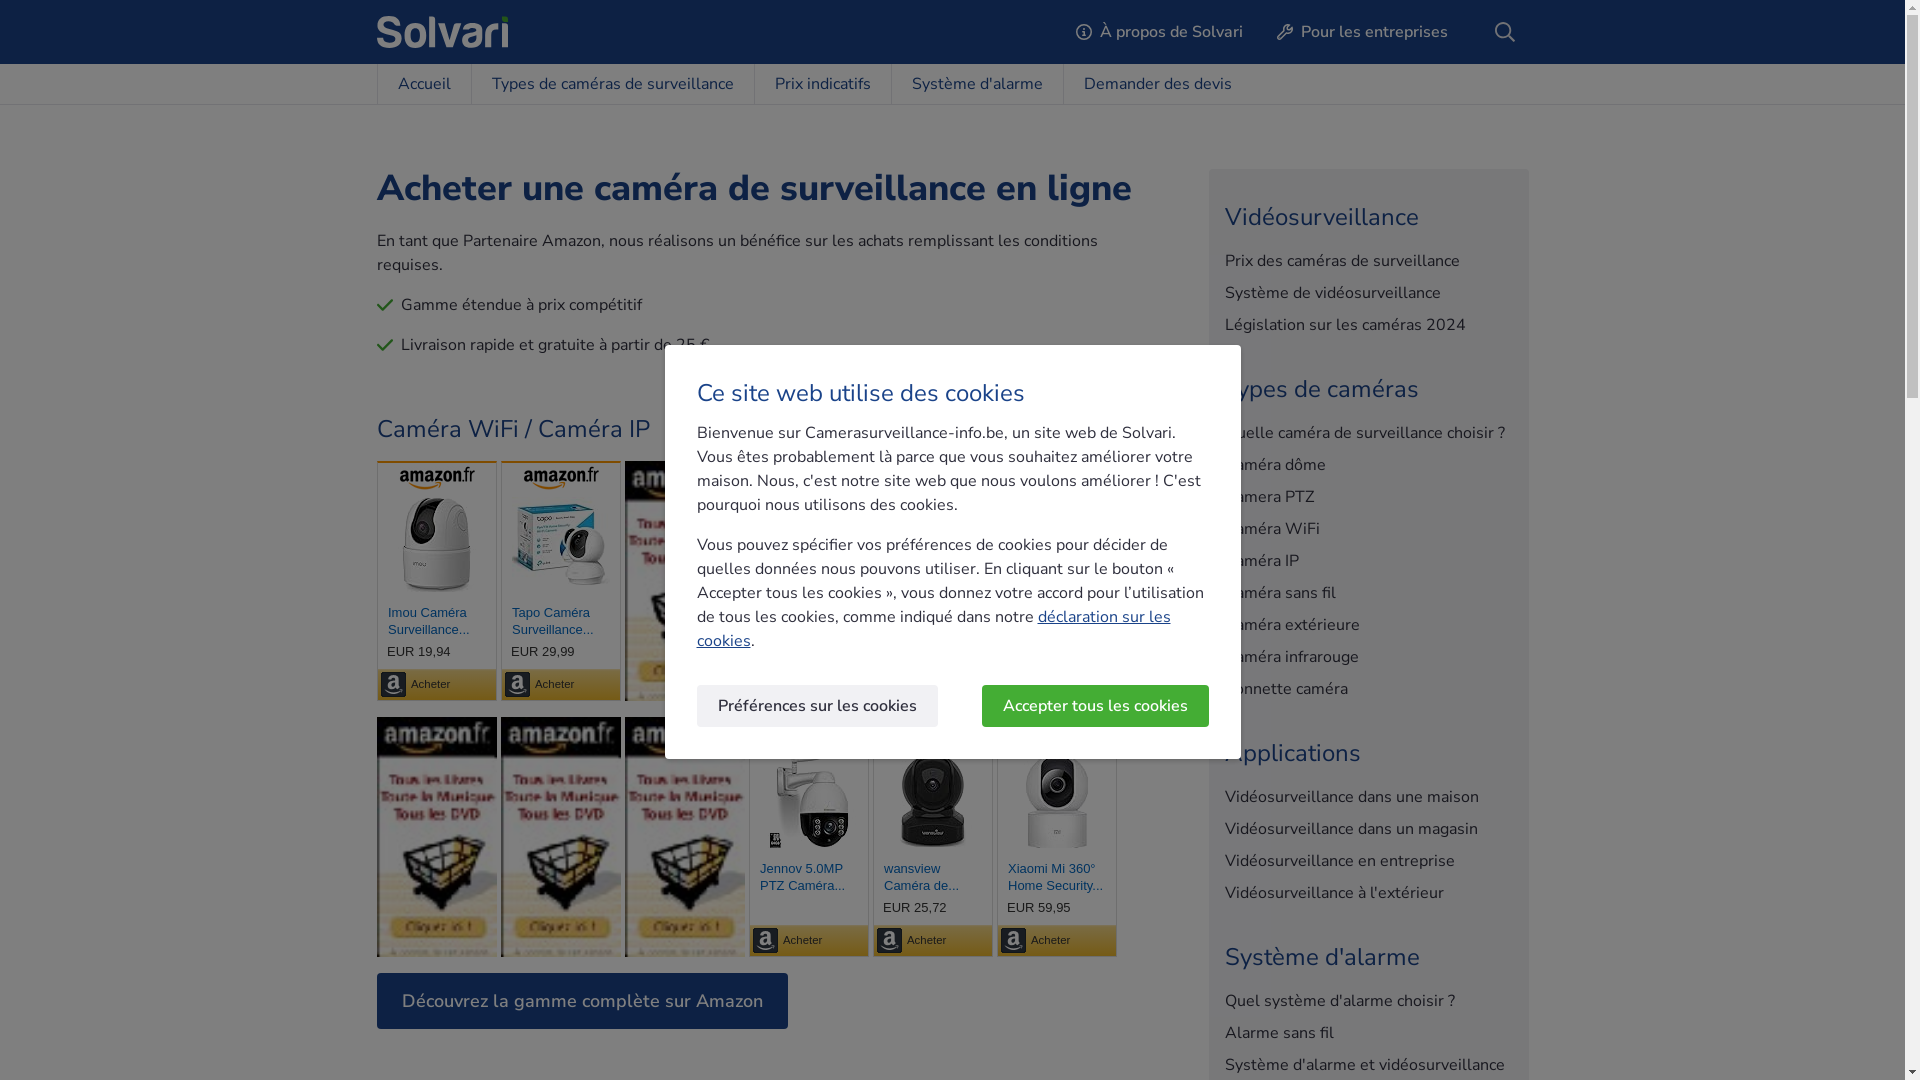 The image size is (1920, 1080). Describe the element at coordinates (375, 83) in the screenshot. I see `'Accueil'` at that location.